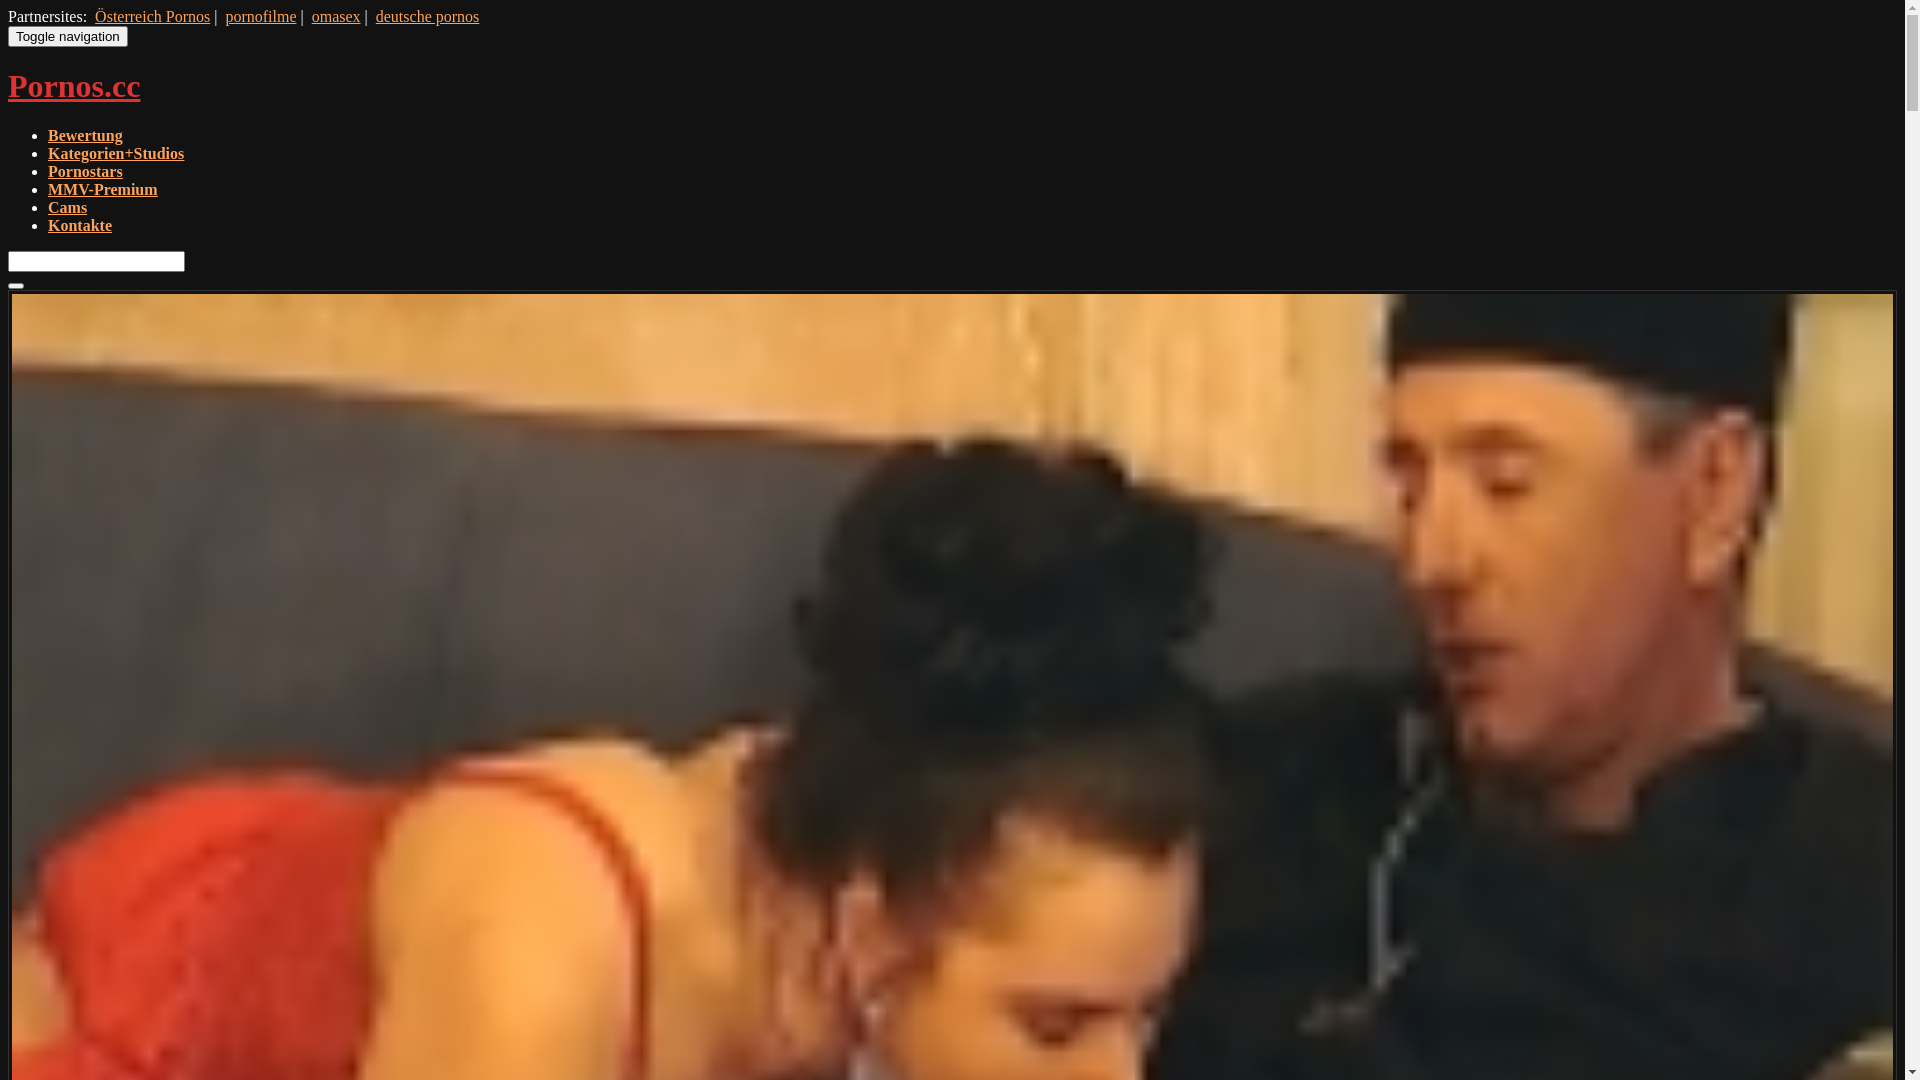 The width and height of the screenshot is (1920, 1080). Describe the element at coordinates (84, 135) in the screenshot. I see `'Bewertung'` at that location.